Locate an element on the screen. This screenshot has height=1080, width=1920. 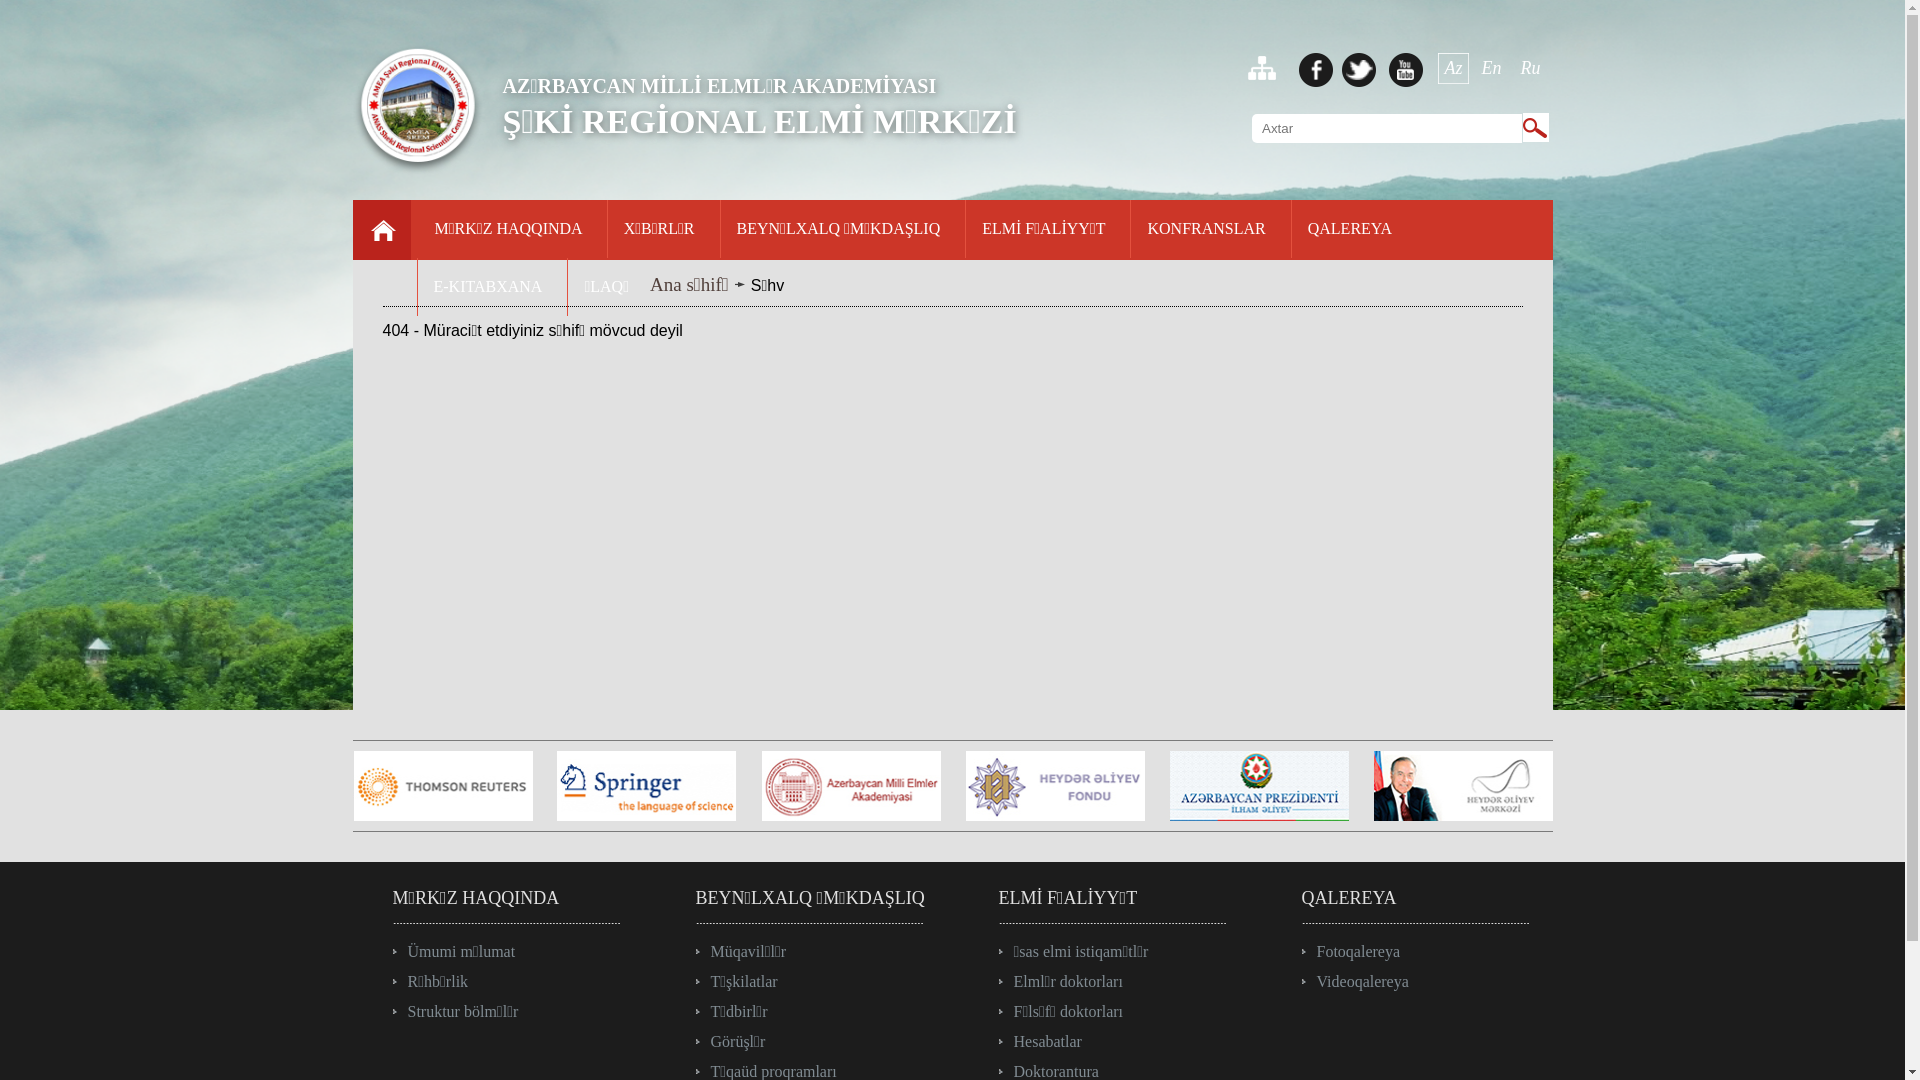
'Ru' is located at coordinates (1530, 67).